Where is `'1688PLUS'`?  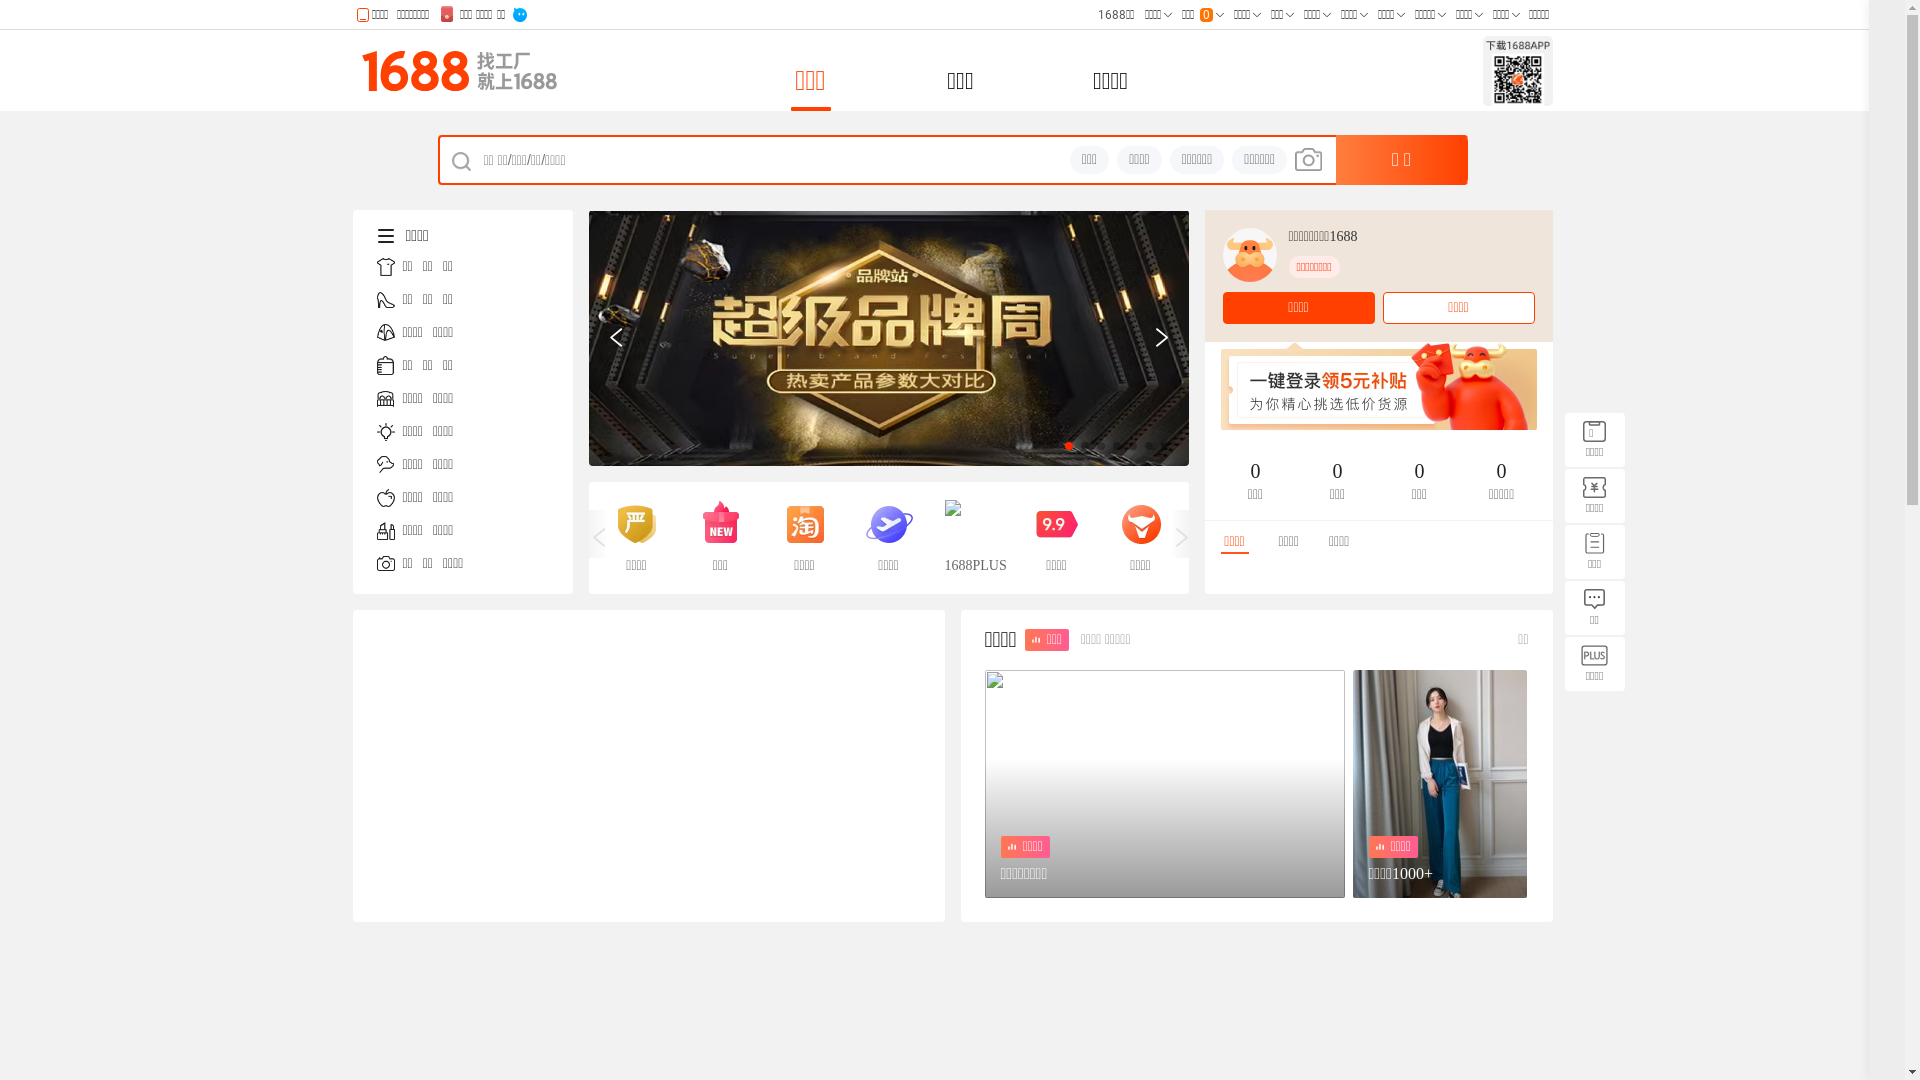
'1688PLUS' is located at coordinates (943, 536).